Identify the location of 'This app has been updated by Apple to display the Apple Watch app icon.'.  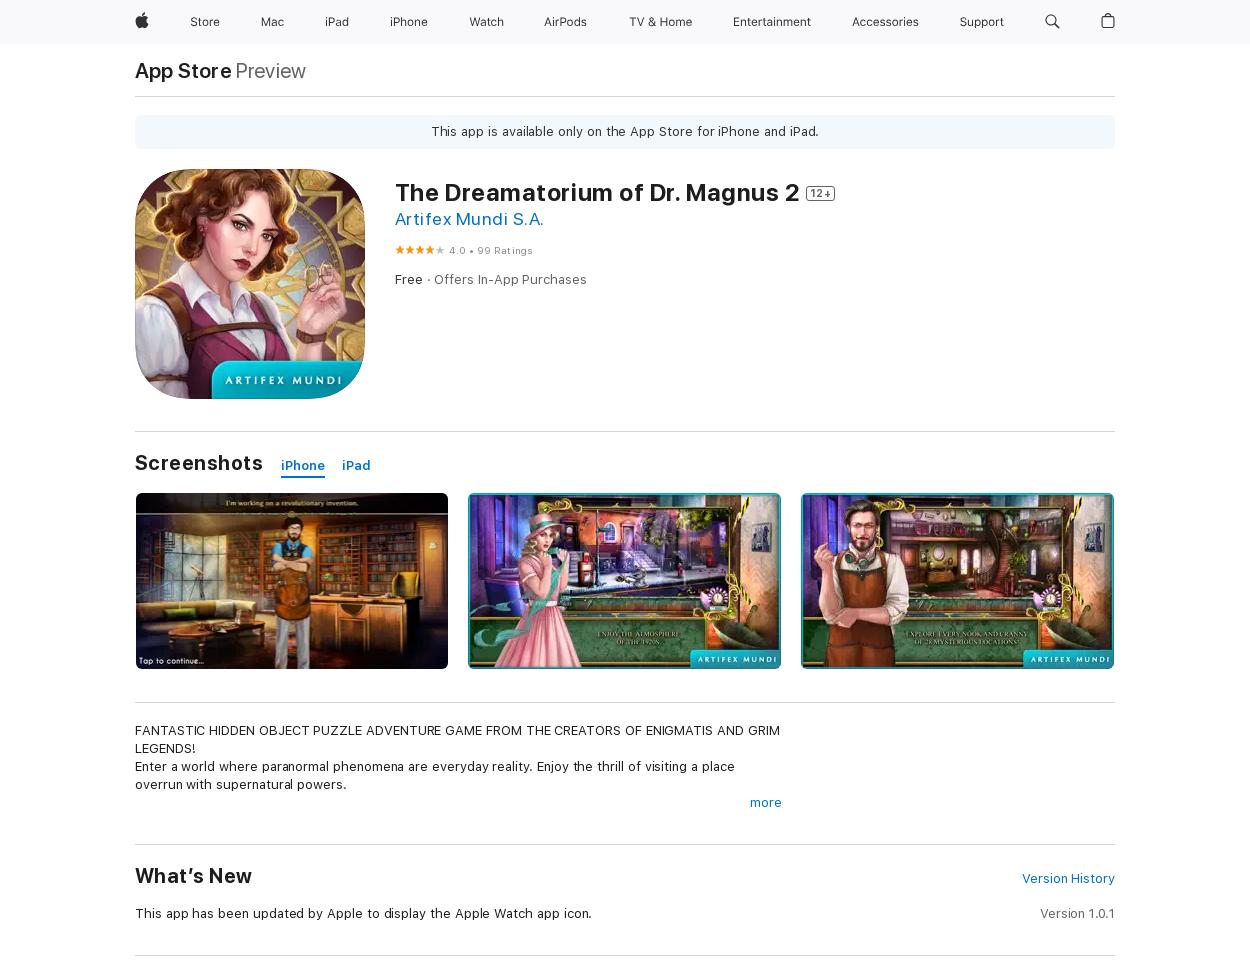
(362, 913).